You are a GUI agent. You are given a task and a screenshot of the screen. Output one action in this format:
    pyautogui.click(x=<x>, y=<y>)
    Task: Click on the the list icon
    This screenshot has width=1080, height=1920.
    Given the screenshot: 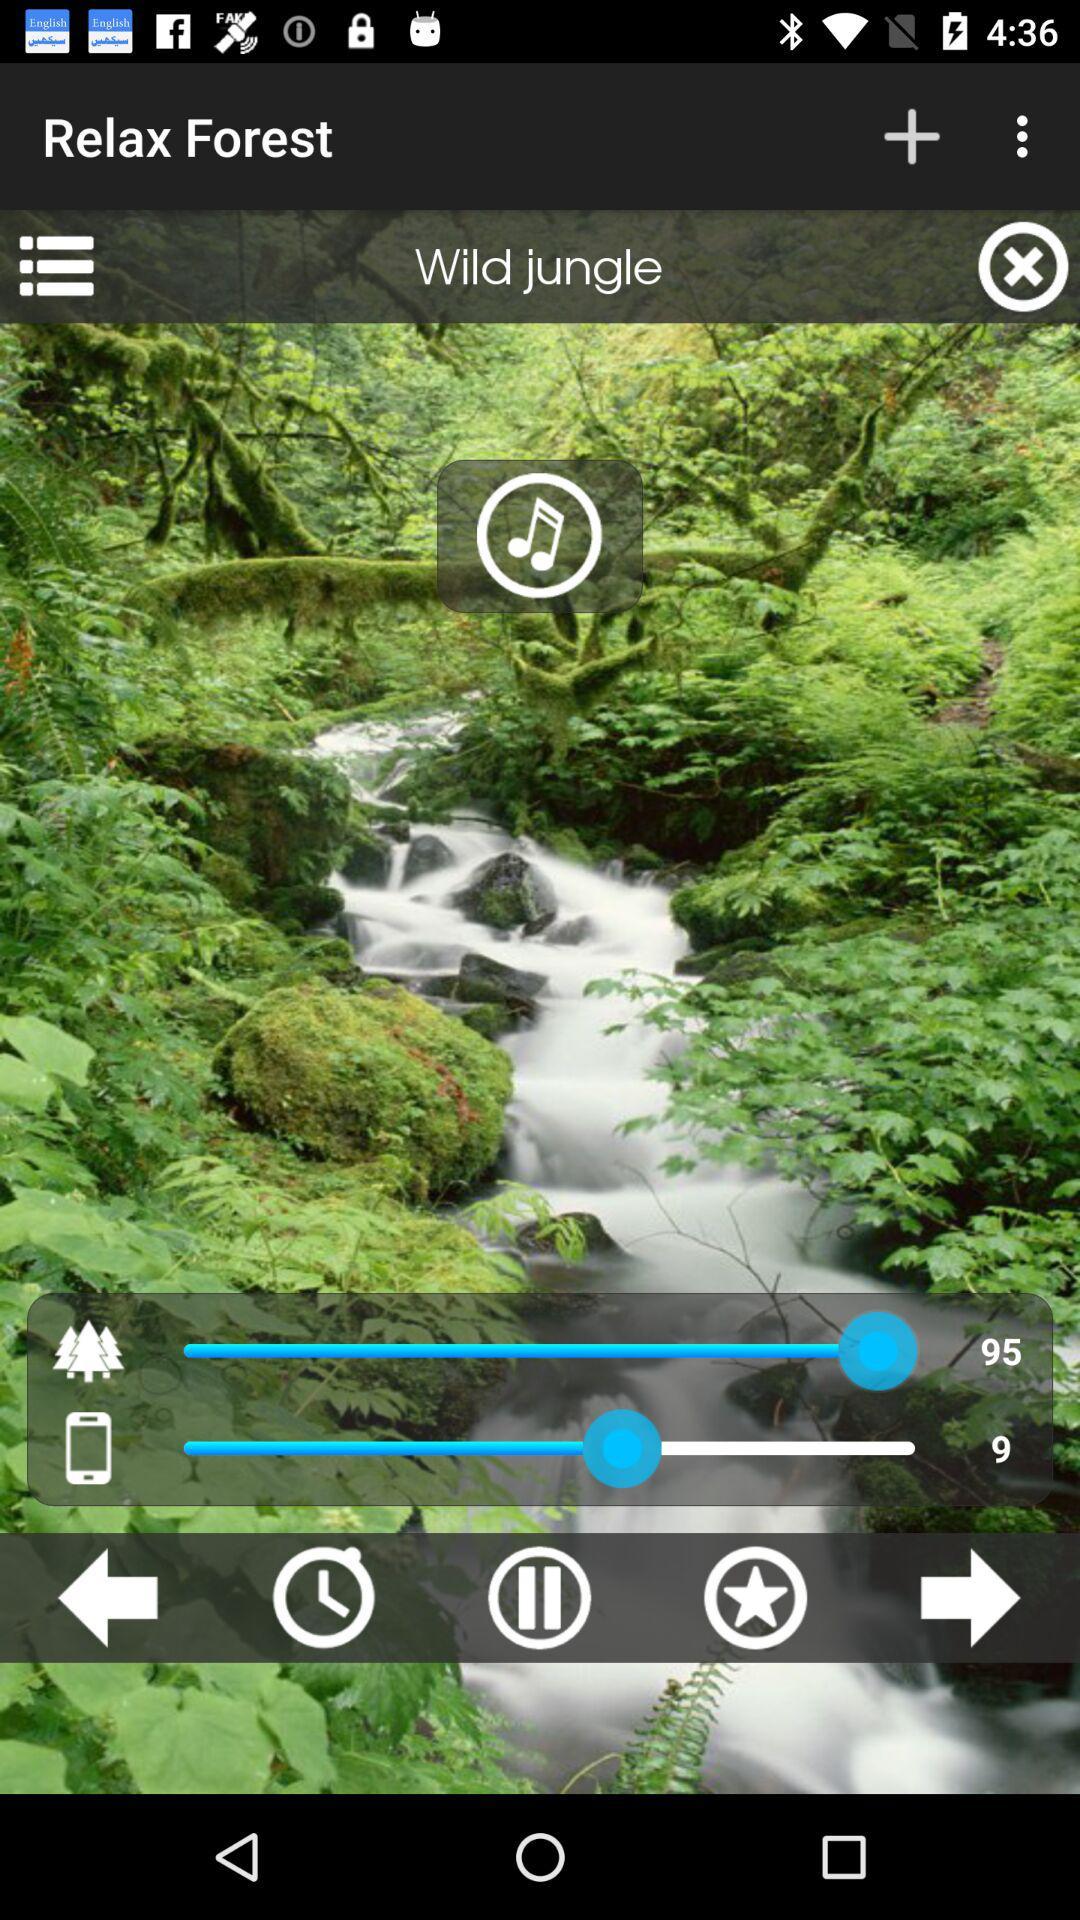 What is the action you would take?
    pyautogui.click(x=55, y=265)
    